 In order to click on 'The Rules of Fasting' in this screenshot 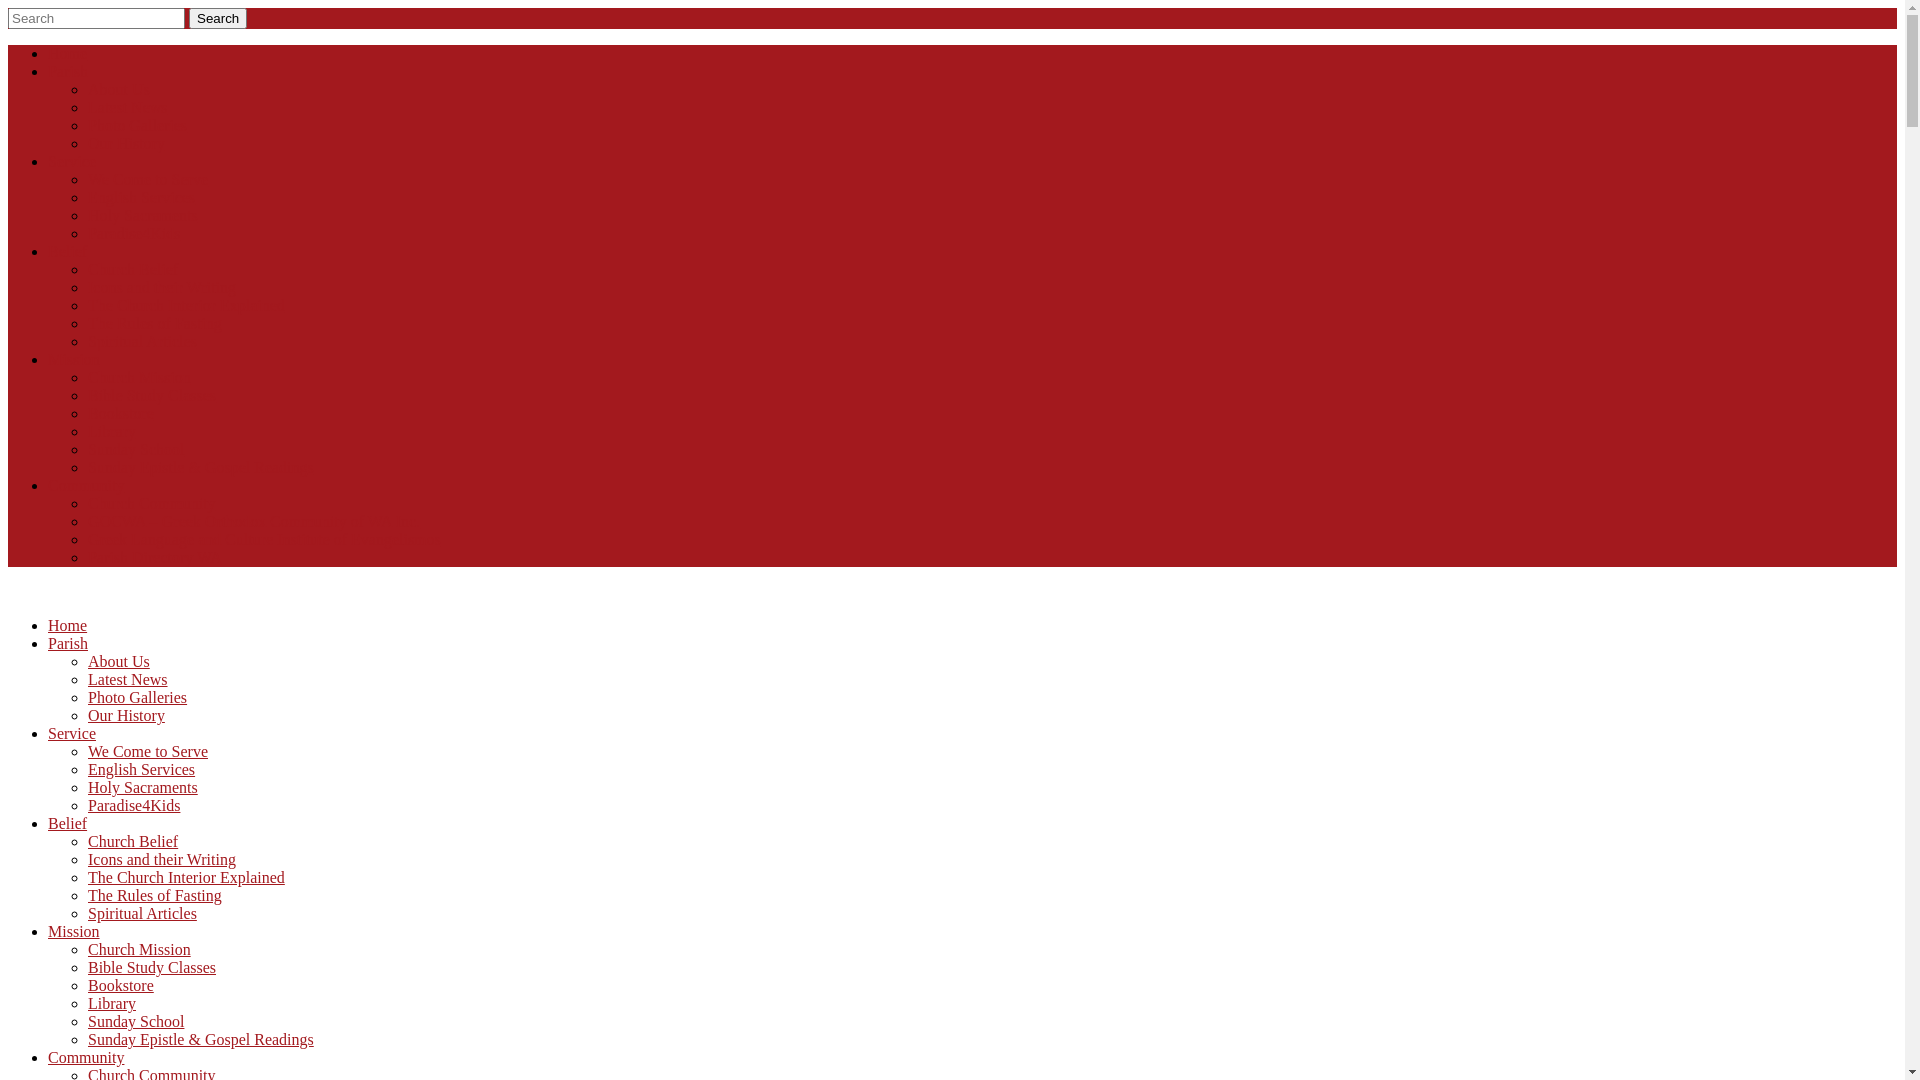, I will do `click(153, 894)`.